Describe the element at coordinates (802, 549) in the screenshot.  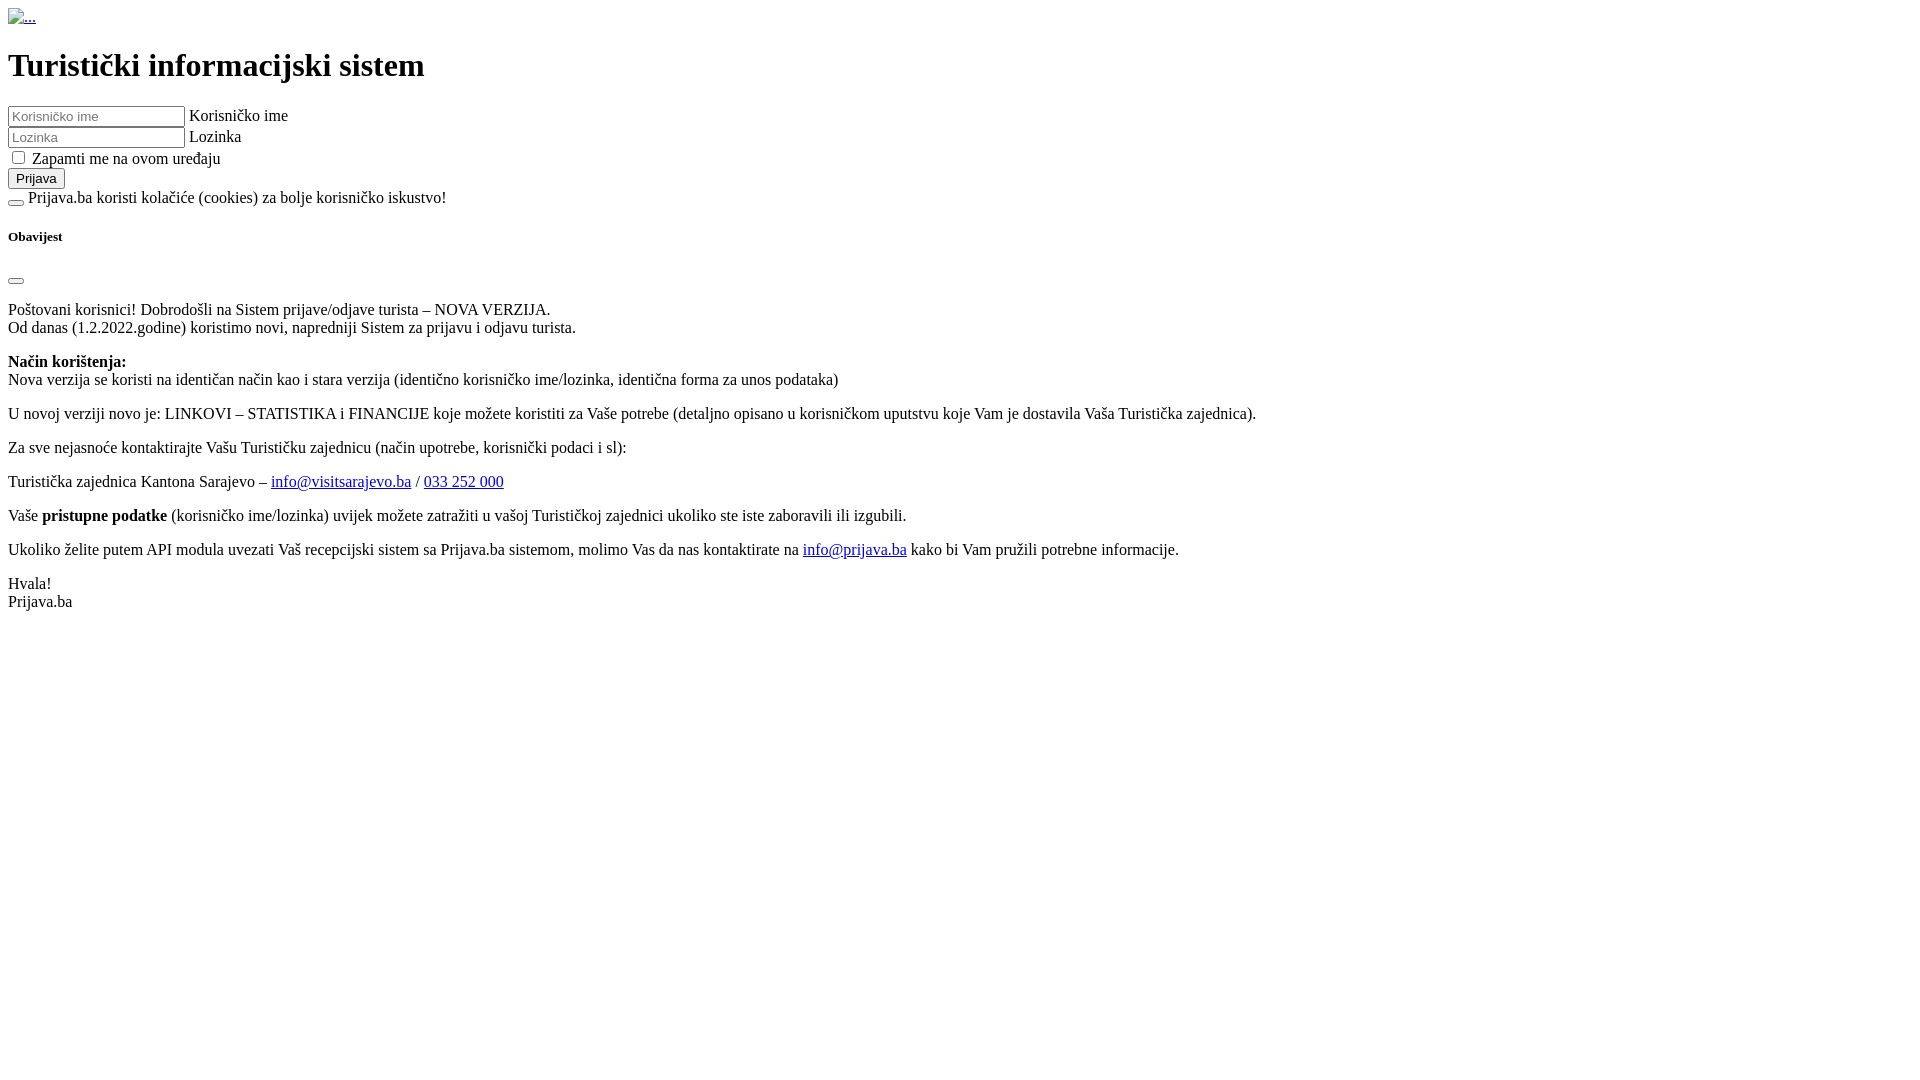
I see `'info@prijava.ba'` at that location.